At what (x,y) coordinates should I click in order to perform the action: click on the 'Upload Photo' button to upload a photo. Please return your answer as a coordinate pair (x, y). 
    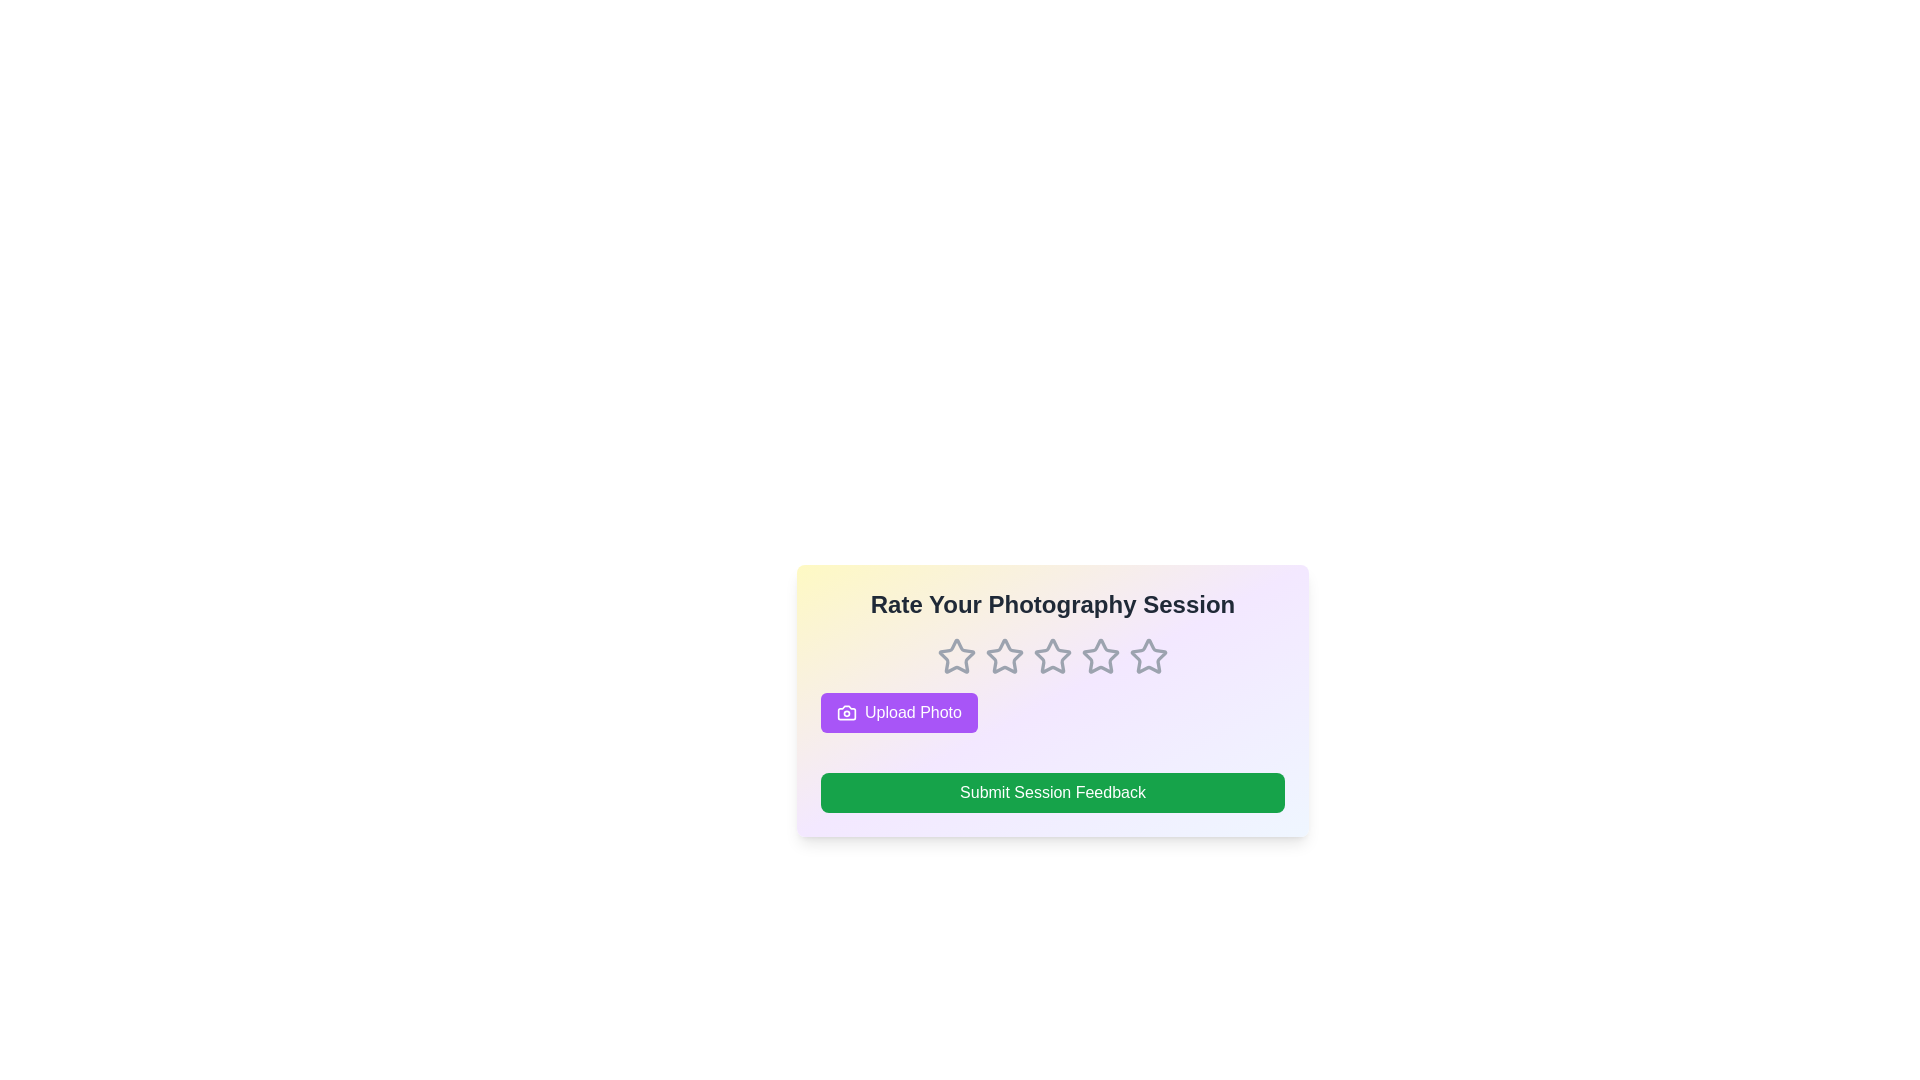
    Looking at the image, I should click on (897, 712).